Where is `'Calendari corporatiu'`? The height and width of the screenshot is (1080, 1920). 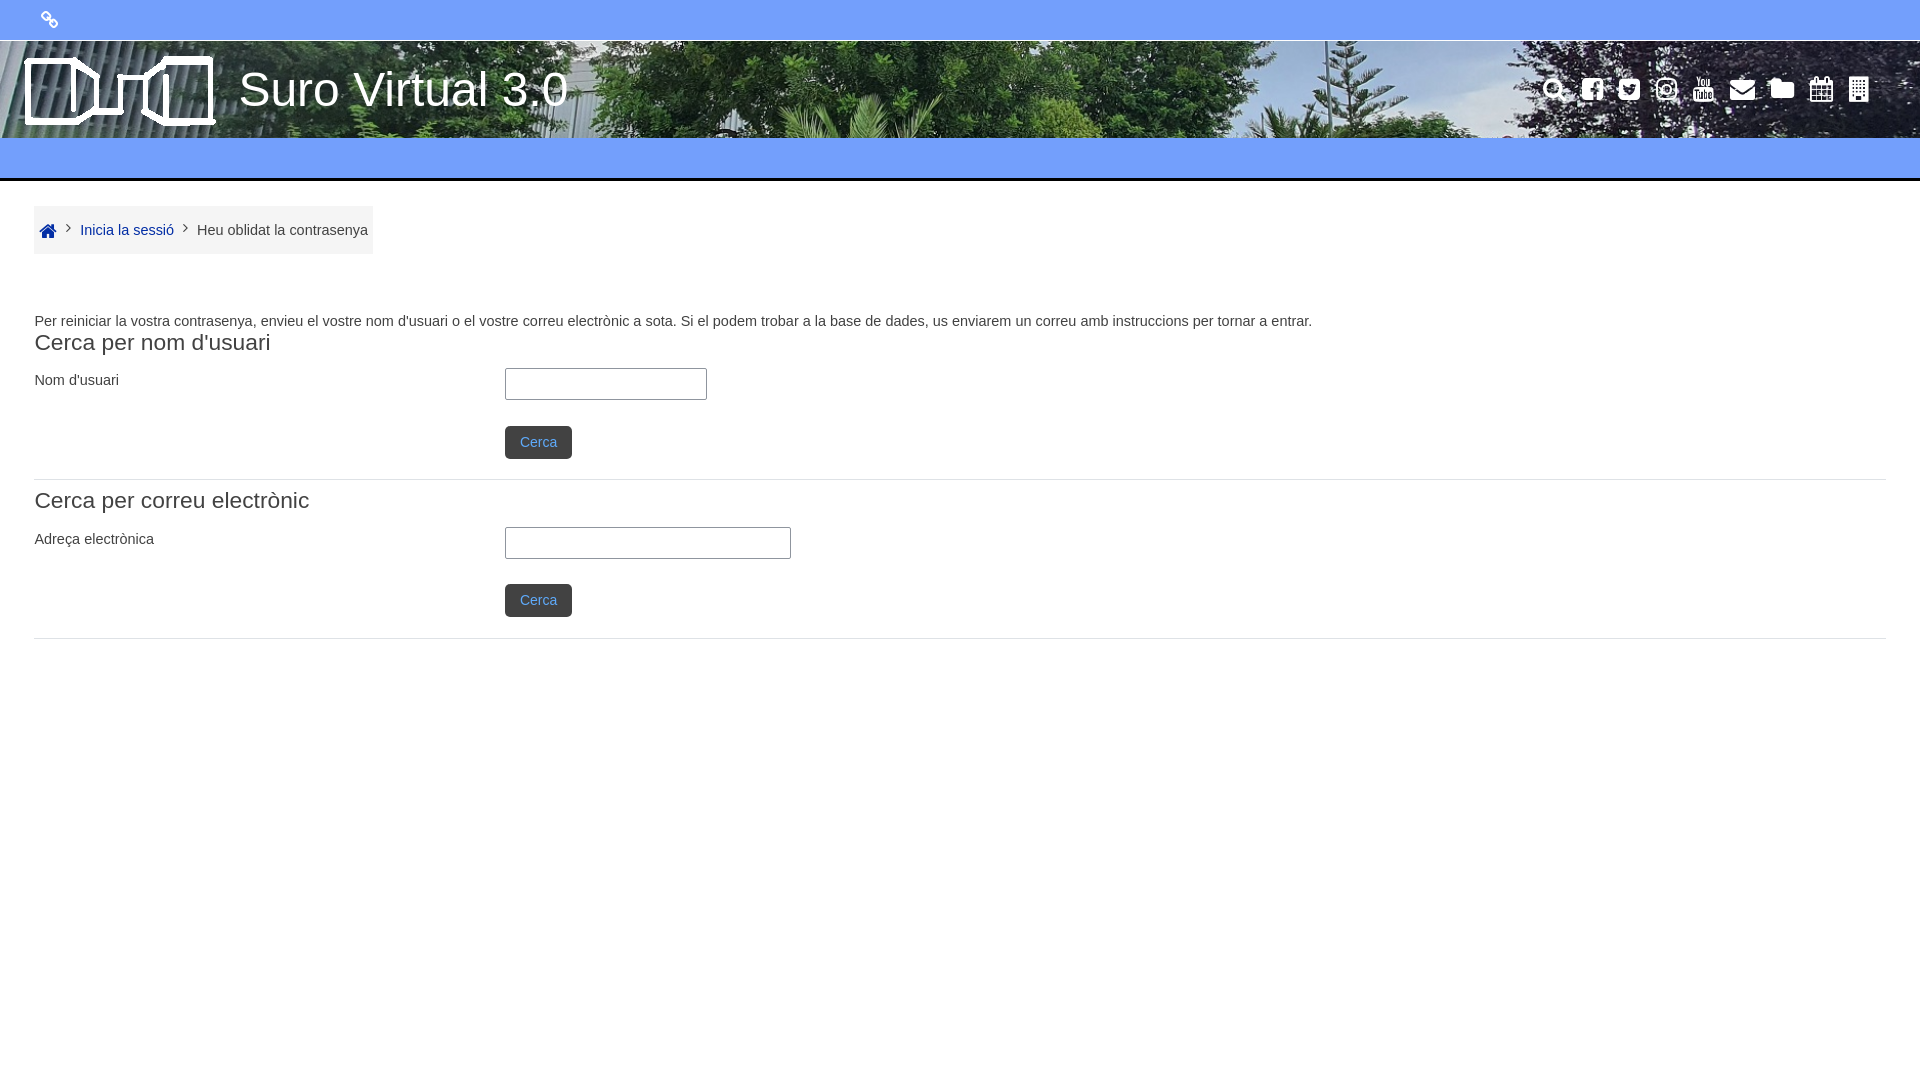
'Calendari corporatiu' is located at coordinates (1801, 92).